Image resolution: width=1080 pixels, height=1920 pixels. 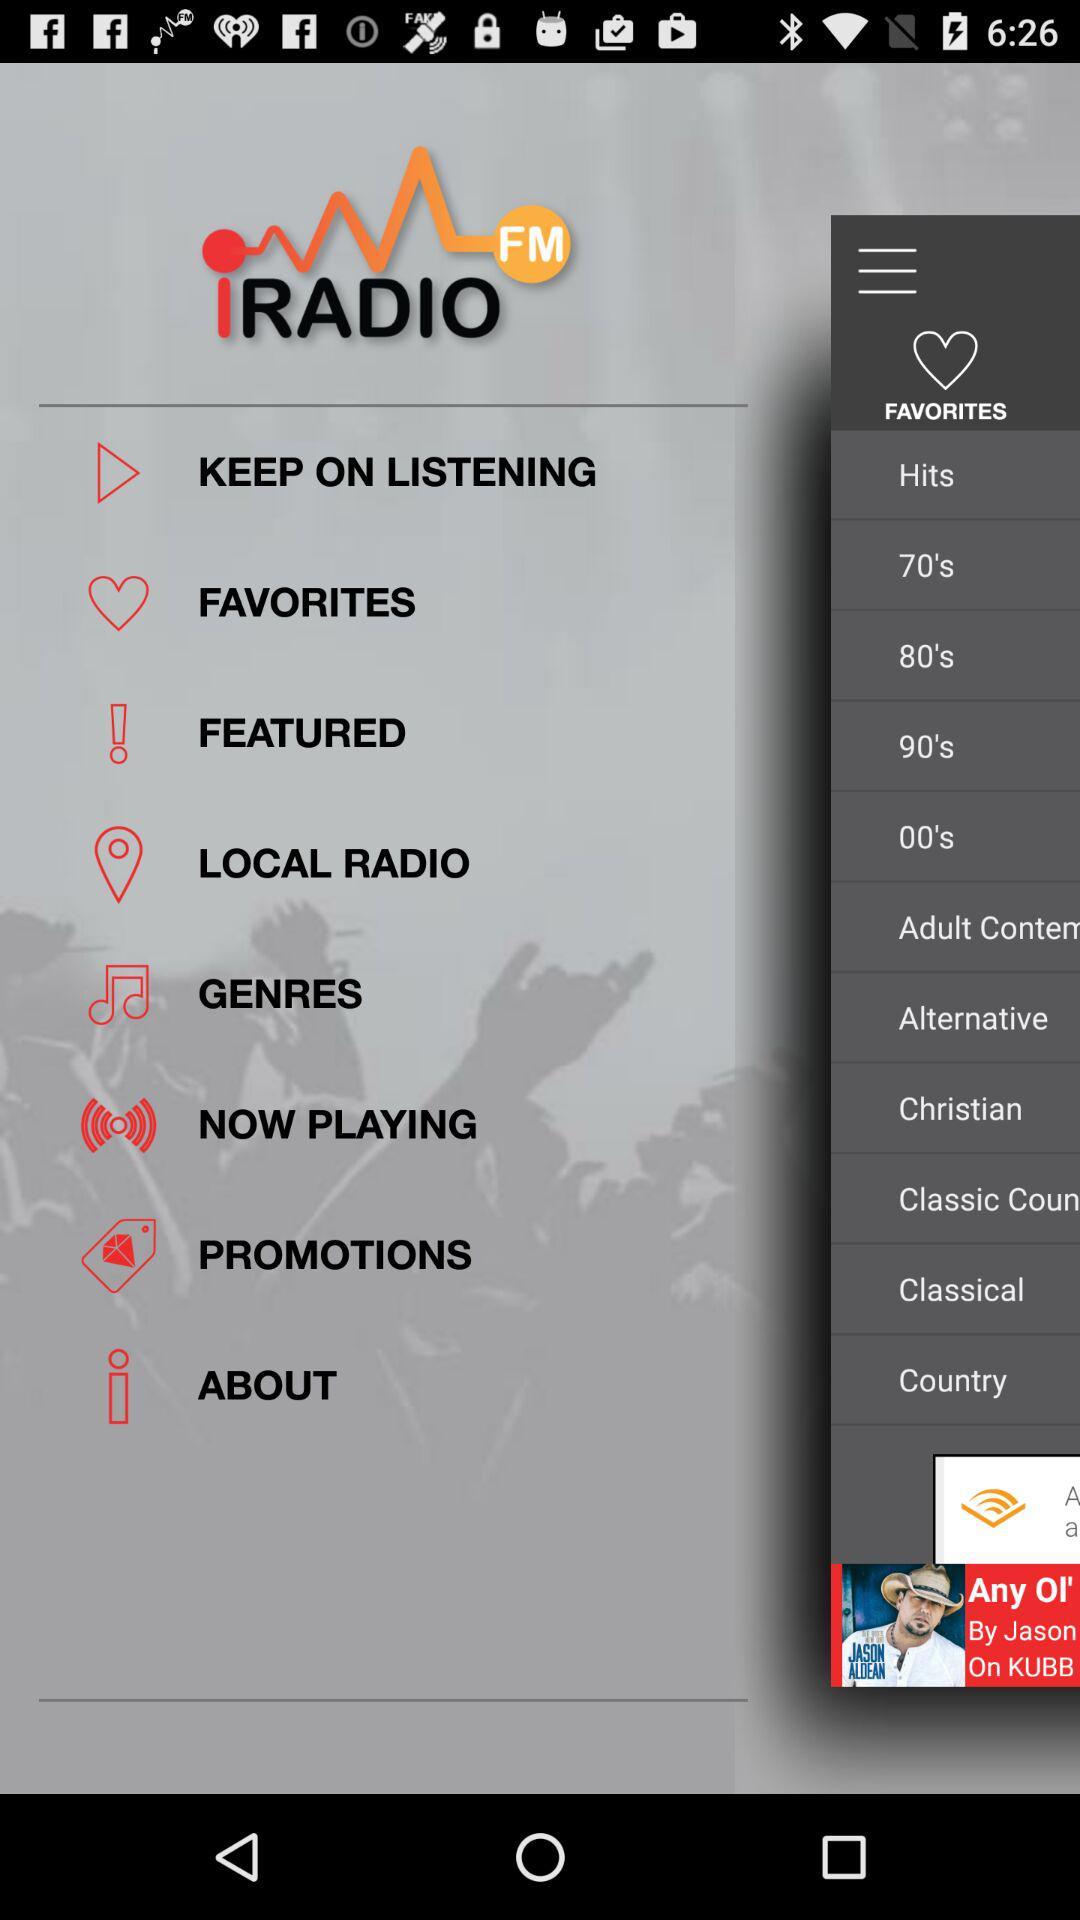 I want to click on action dots, so click(x=885, y=270).